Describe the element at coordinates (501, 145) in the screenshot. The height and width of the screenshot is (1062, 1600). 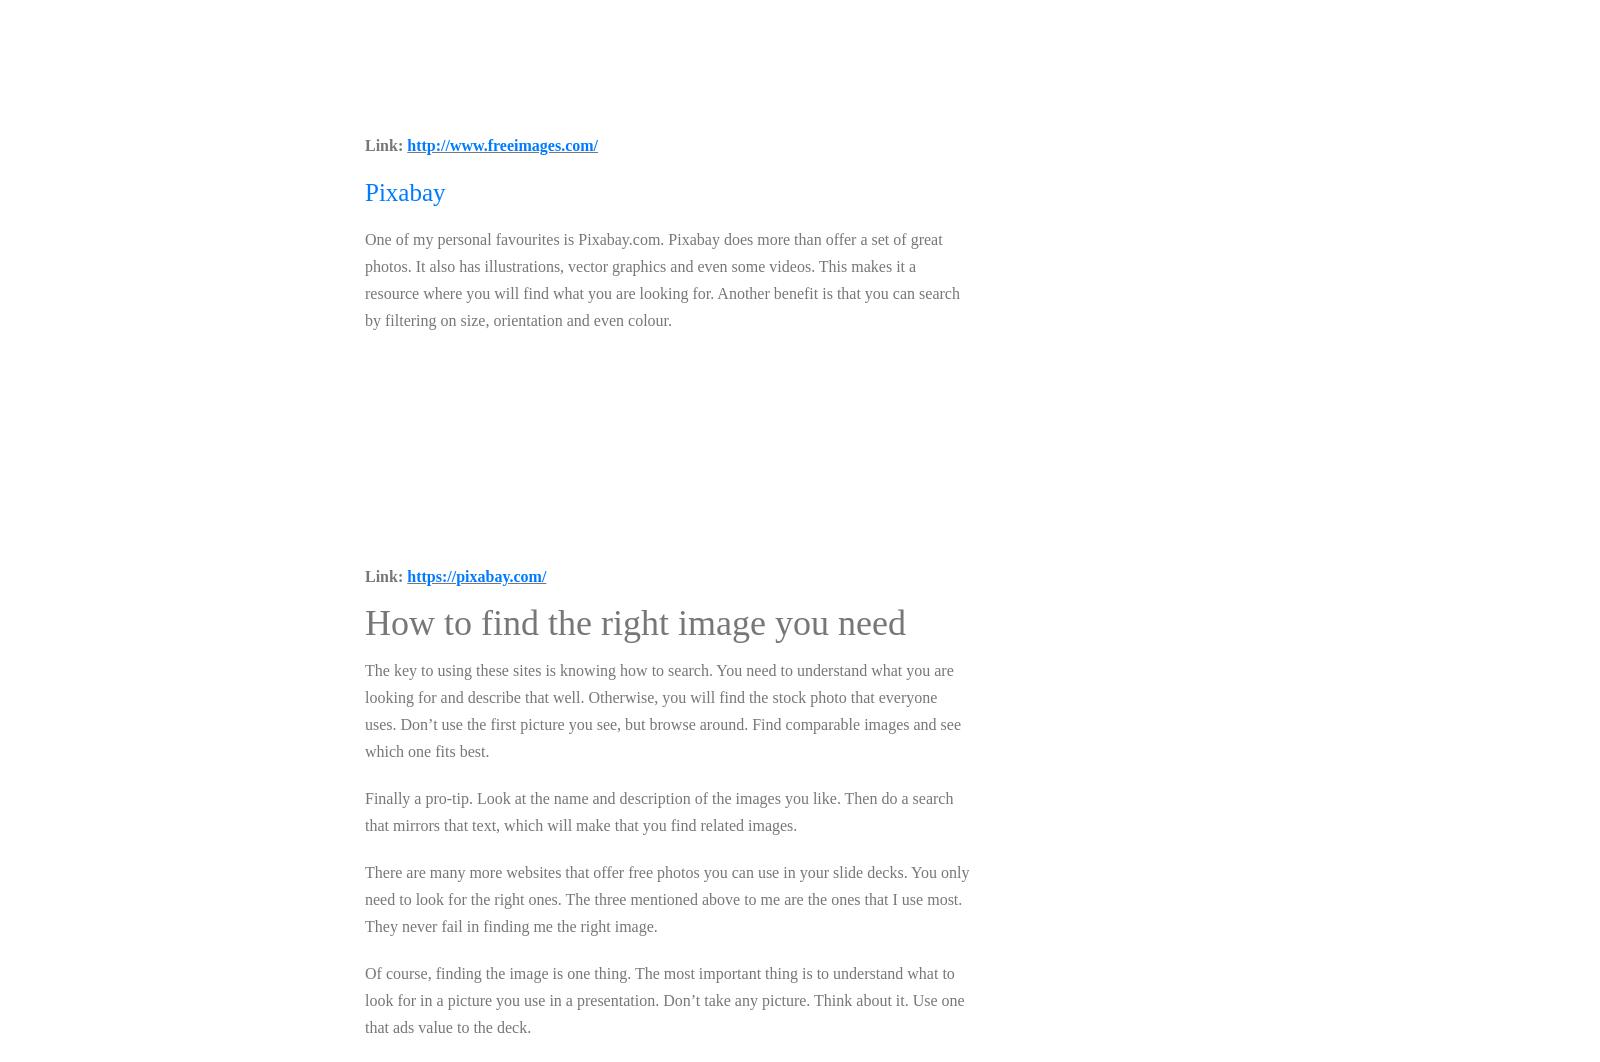
I see `'http://www.freeimages.com/'` at that location.